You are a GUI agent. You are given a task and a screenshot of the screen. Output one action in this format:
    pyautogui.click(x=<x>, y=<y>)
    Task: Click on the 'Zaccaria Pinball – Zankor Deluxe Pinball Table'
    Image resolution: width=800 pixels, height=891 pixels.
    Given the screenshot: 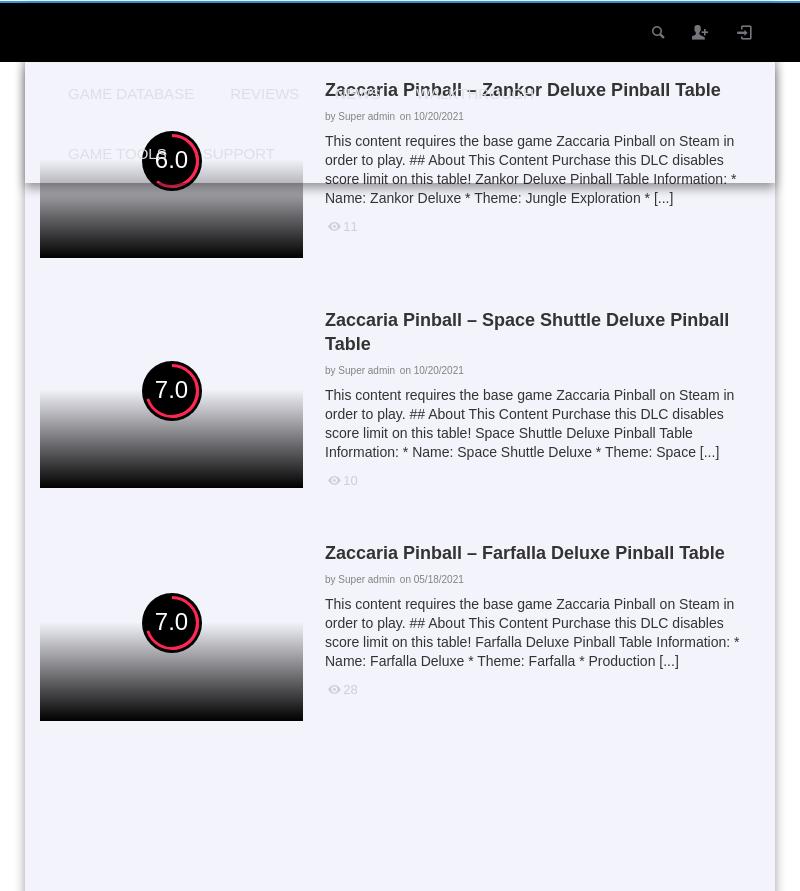 What is the action you would take?
    pyautogui.click(x=323, y=89)
    